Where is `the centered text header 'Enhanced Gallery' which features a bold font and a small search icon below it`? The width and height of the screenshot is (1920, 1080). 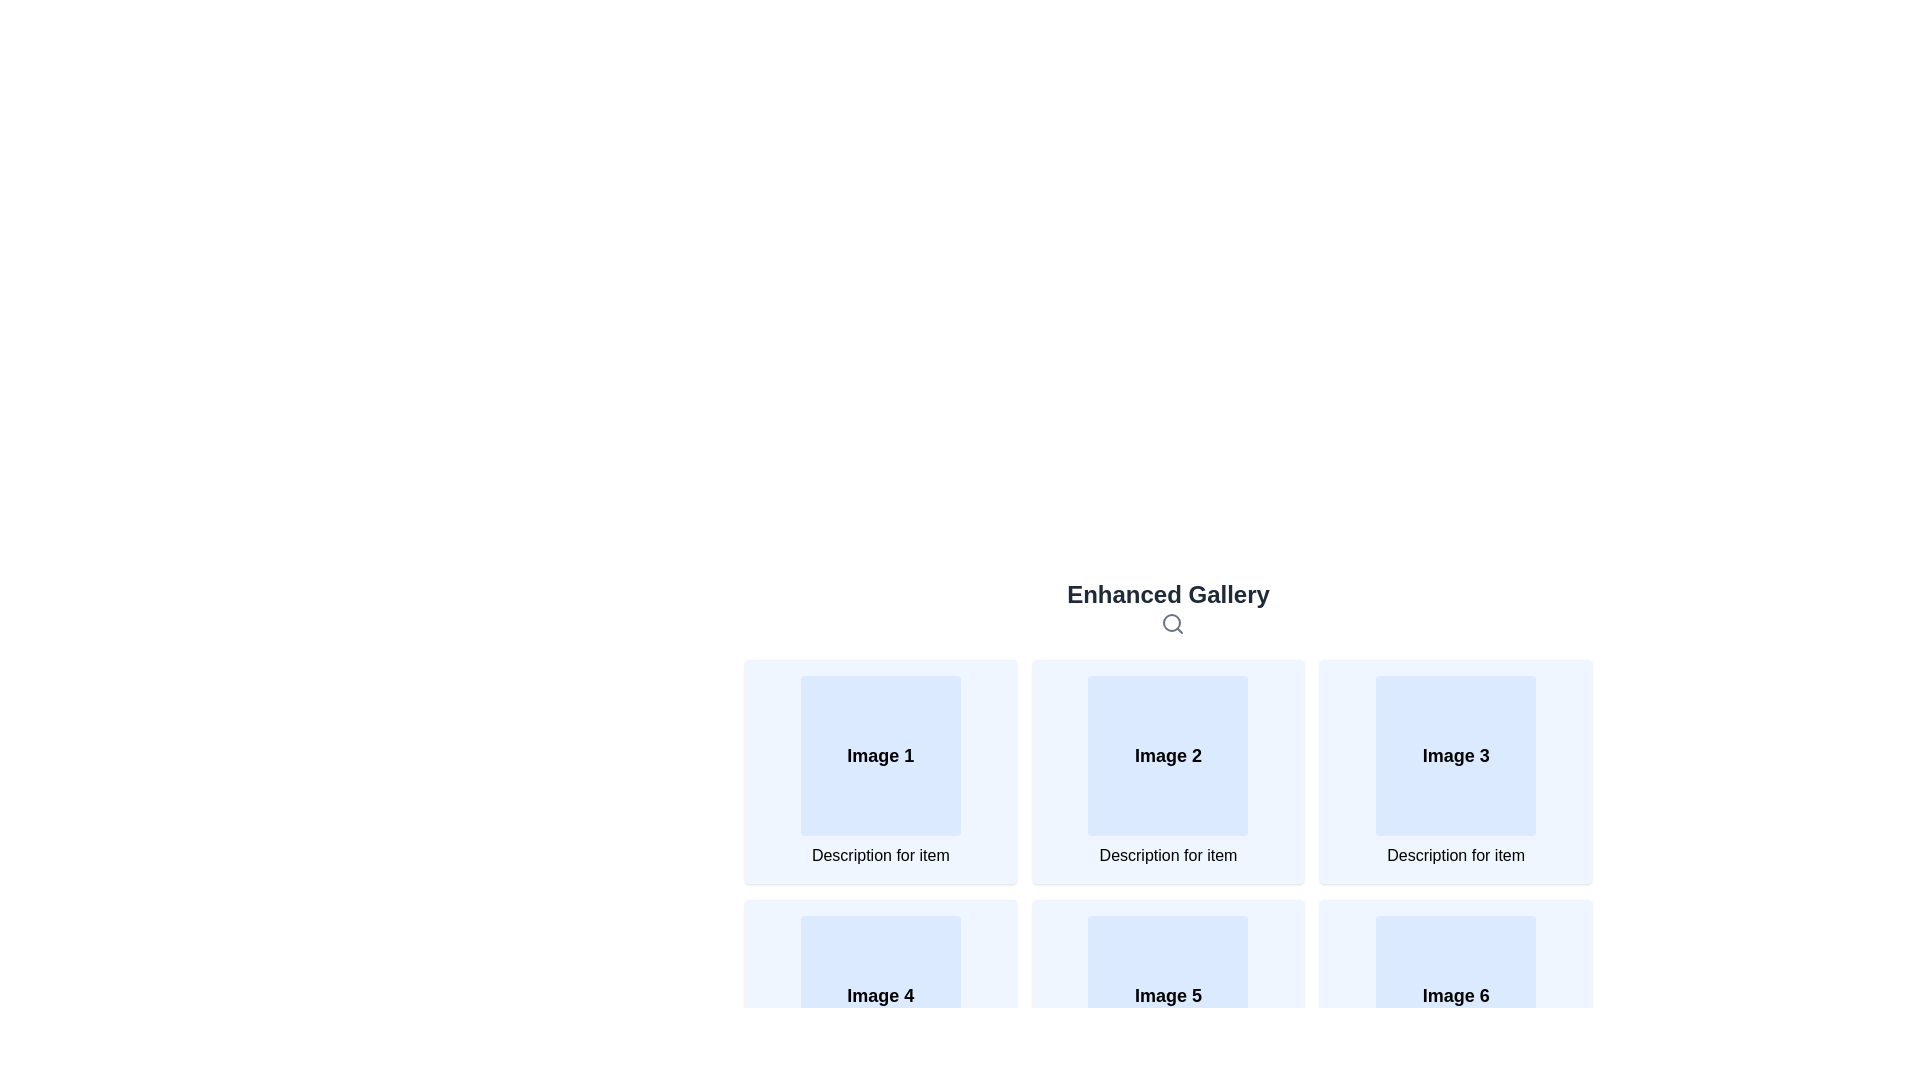
the centered text header 'Enhanced Gallery' which features a bold font and a small search icon below it is located at coordinates (1168, 606).